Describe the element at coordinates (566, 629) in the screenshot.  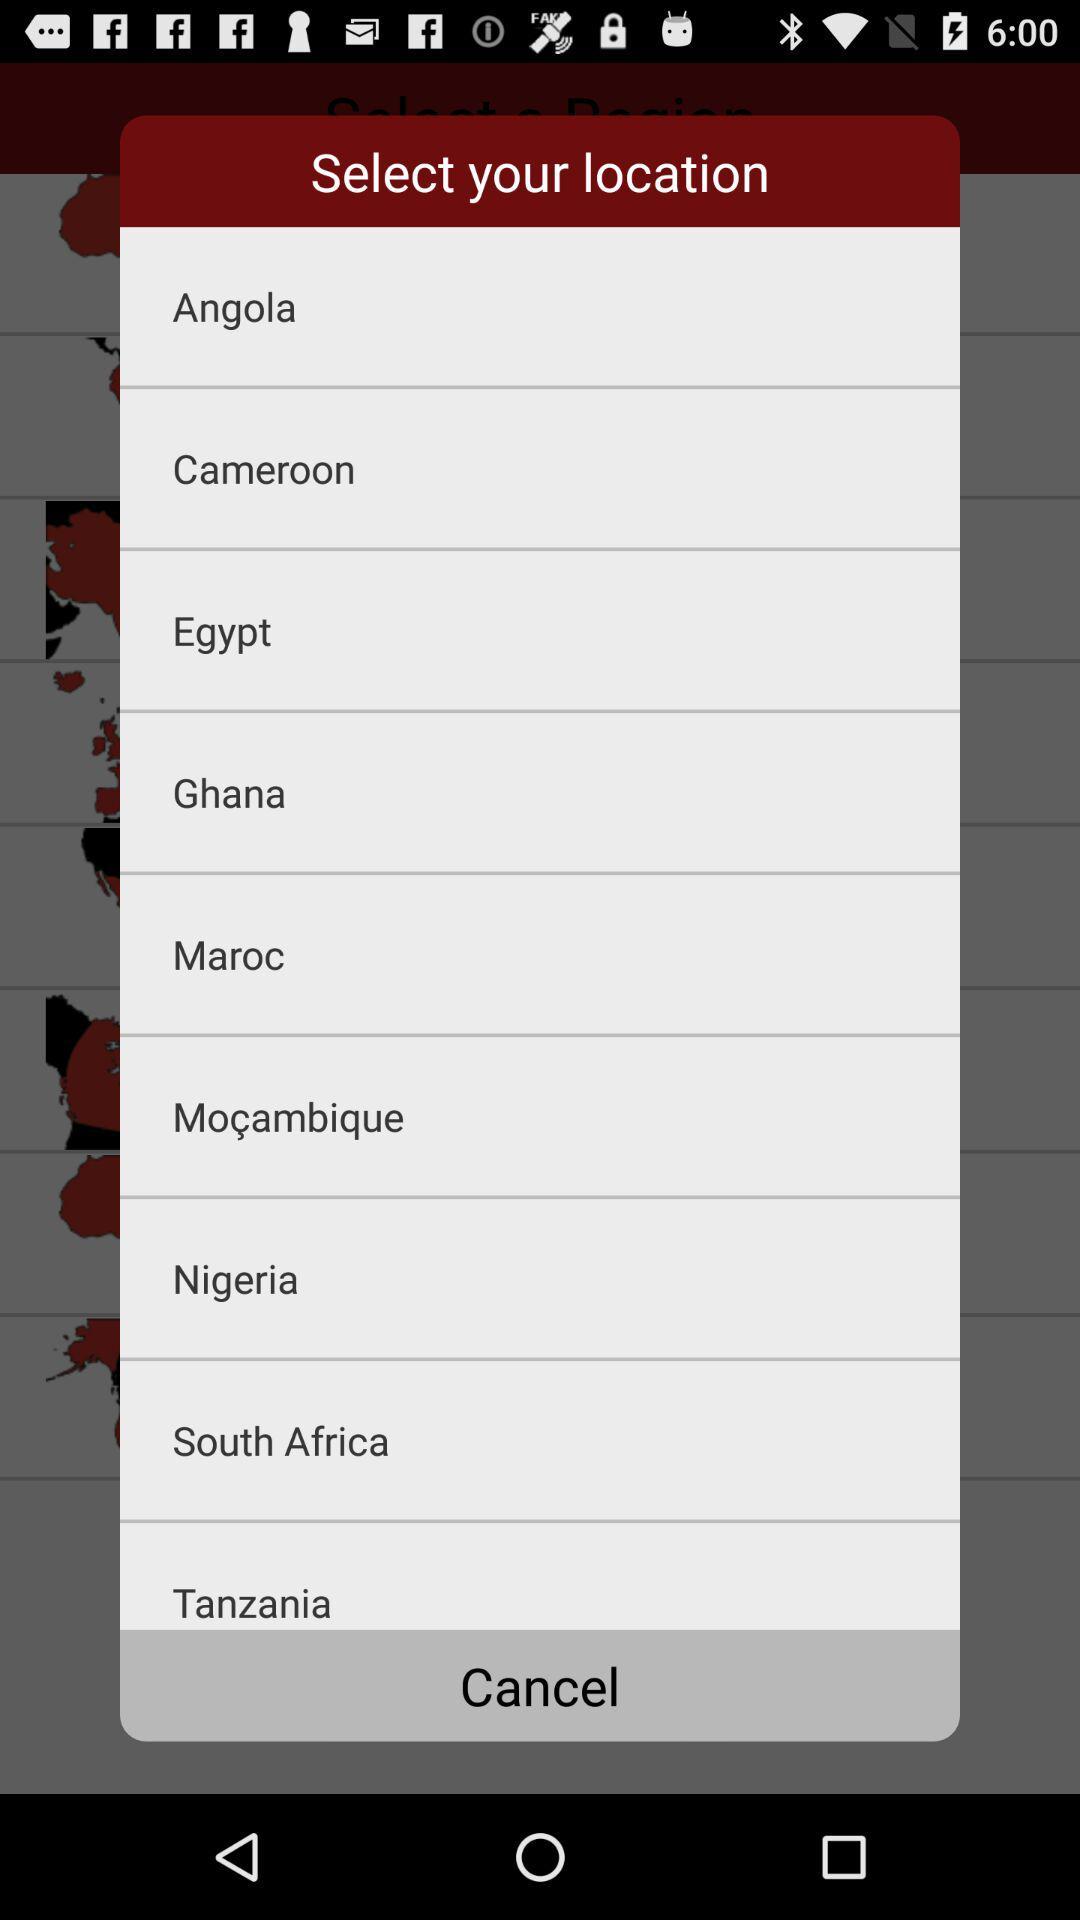
I see `the egypt item` at that location.